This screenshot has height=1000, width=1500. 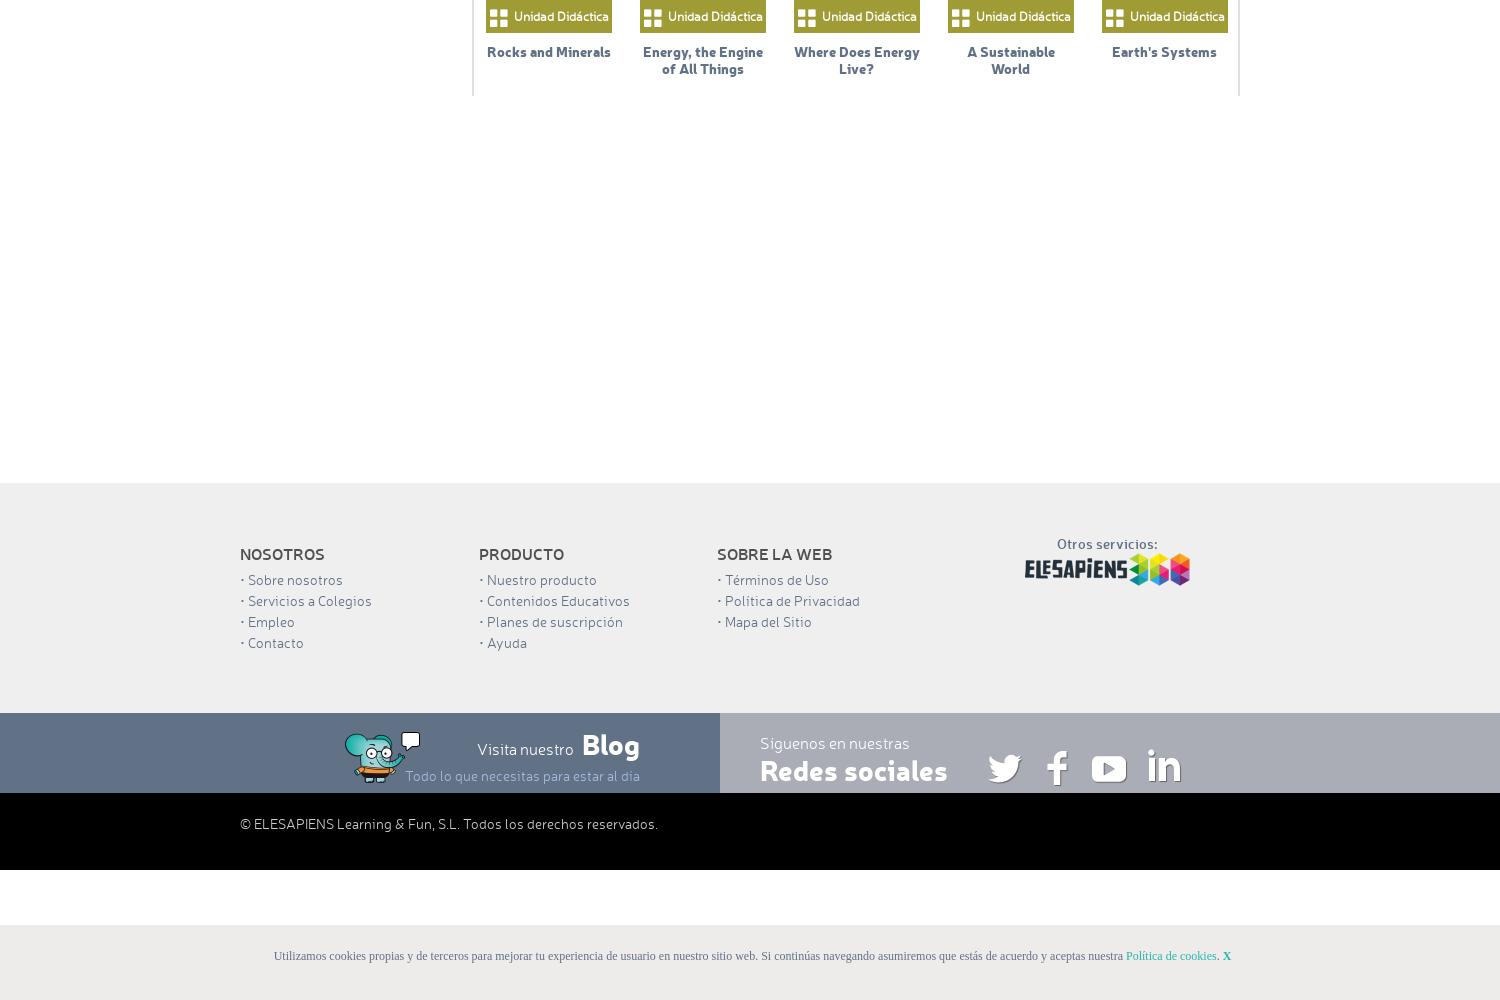 I want to click on 'Planes de suscripción', so click(x=553, y=620).